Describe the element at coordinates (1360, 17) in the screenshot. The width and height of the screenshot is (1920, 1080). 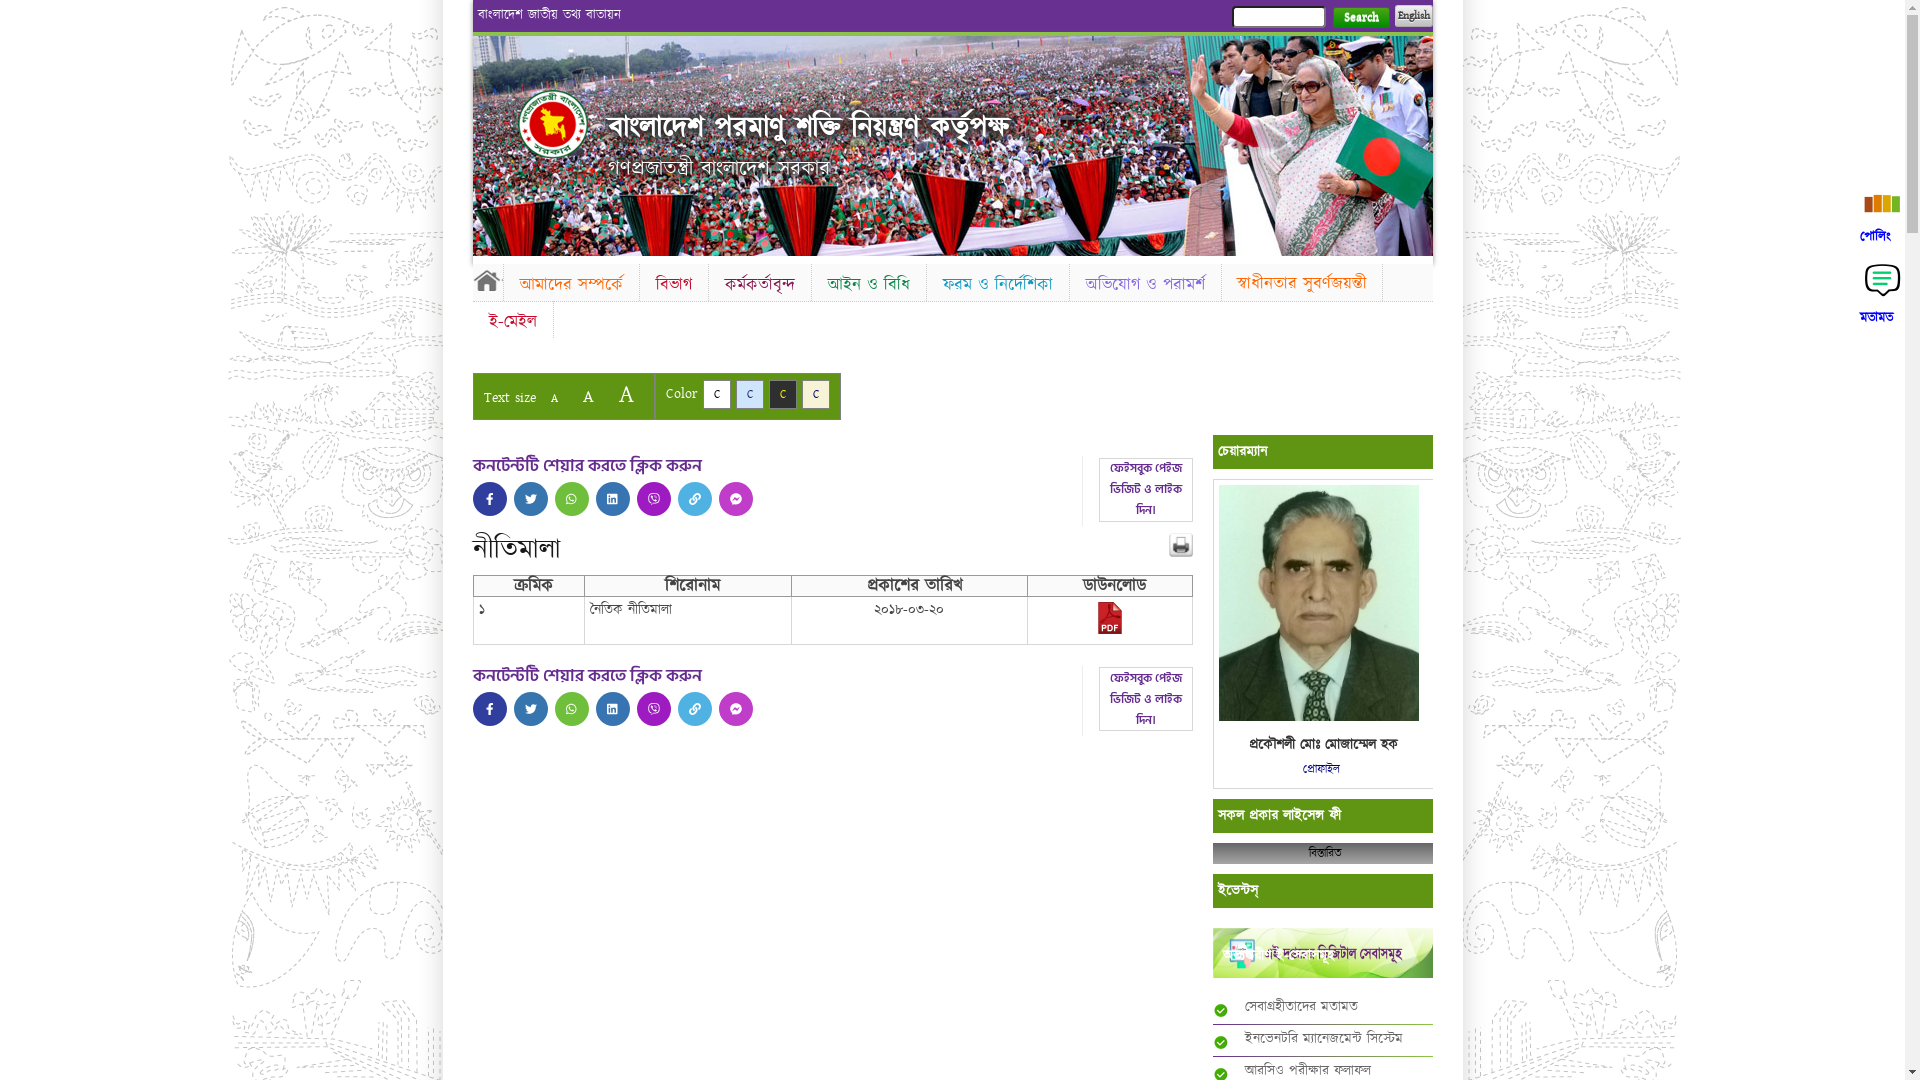
I see `'Search'` at that location.